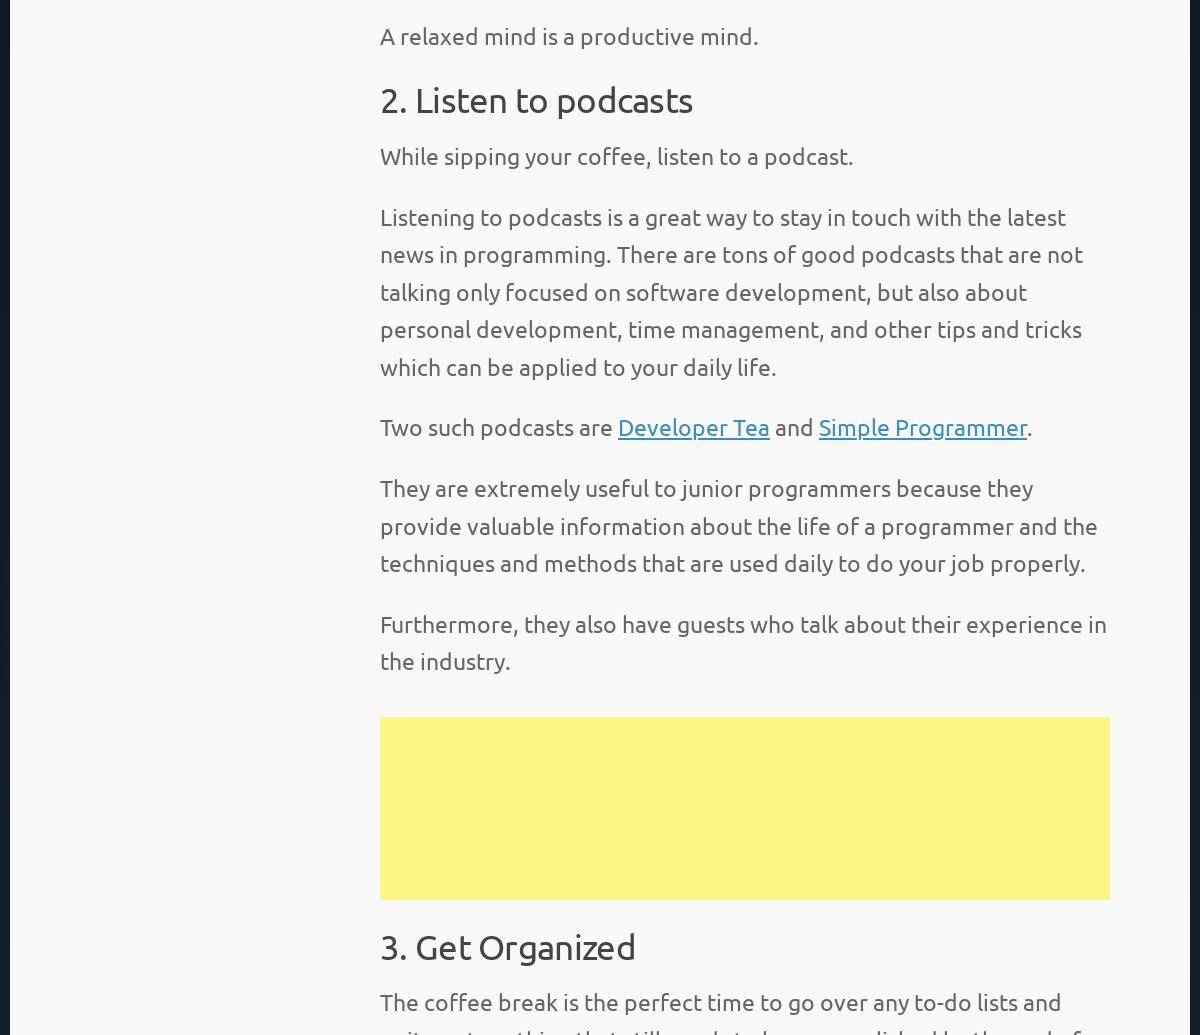 This screenshot has width=1200, height=1035. Describe the element at coordinates (743, 641) in the screenshot. I see `'Furthermore, they also have guests who talk about their experience in the industry.'` at that location.